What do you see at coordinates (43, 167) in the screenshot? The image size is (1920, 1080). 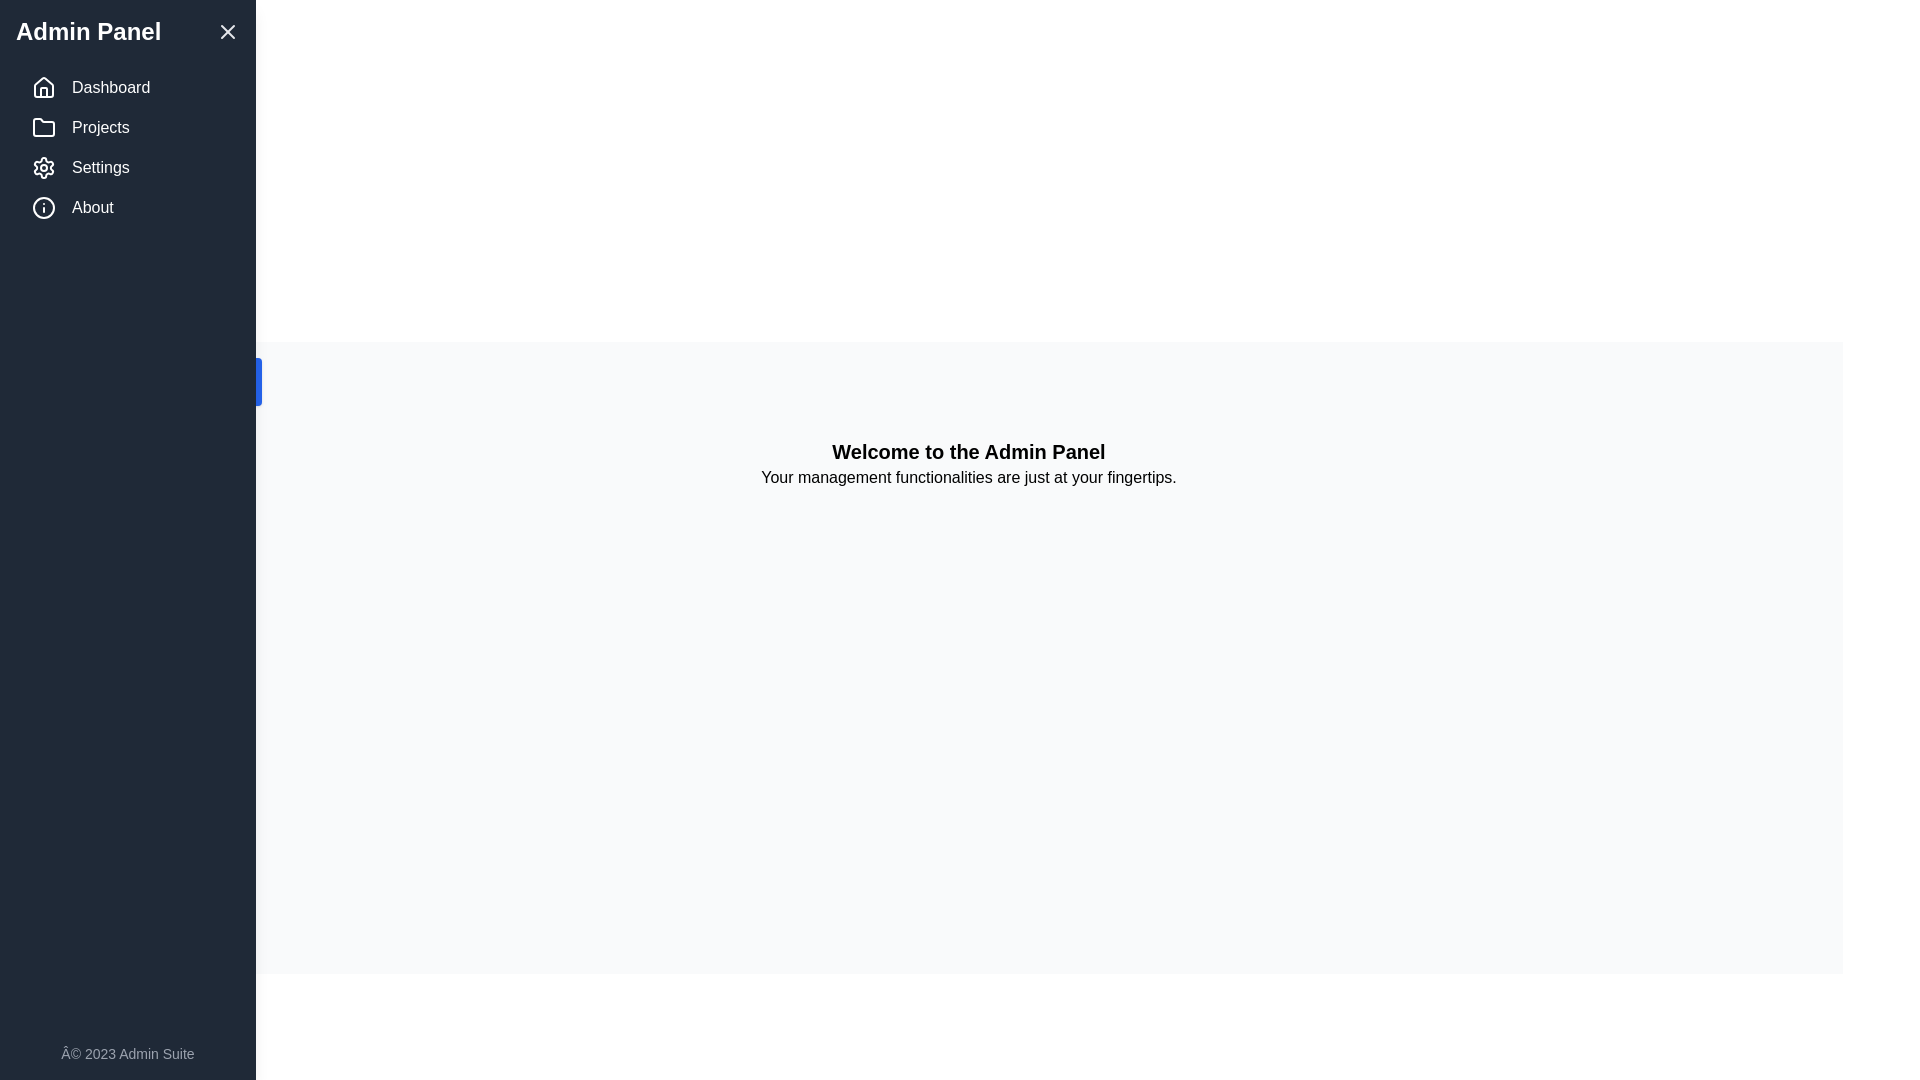 I see `the Settings icon located in the navigation menu of the Admin Panel` at bounding box center [43, 167].